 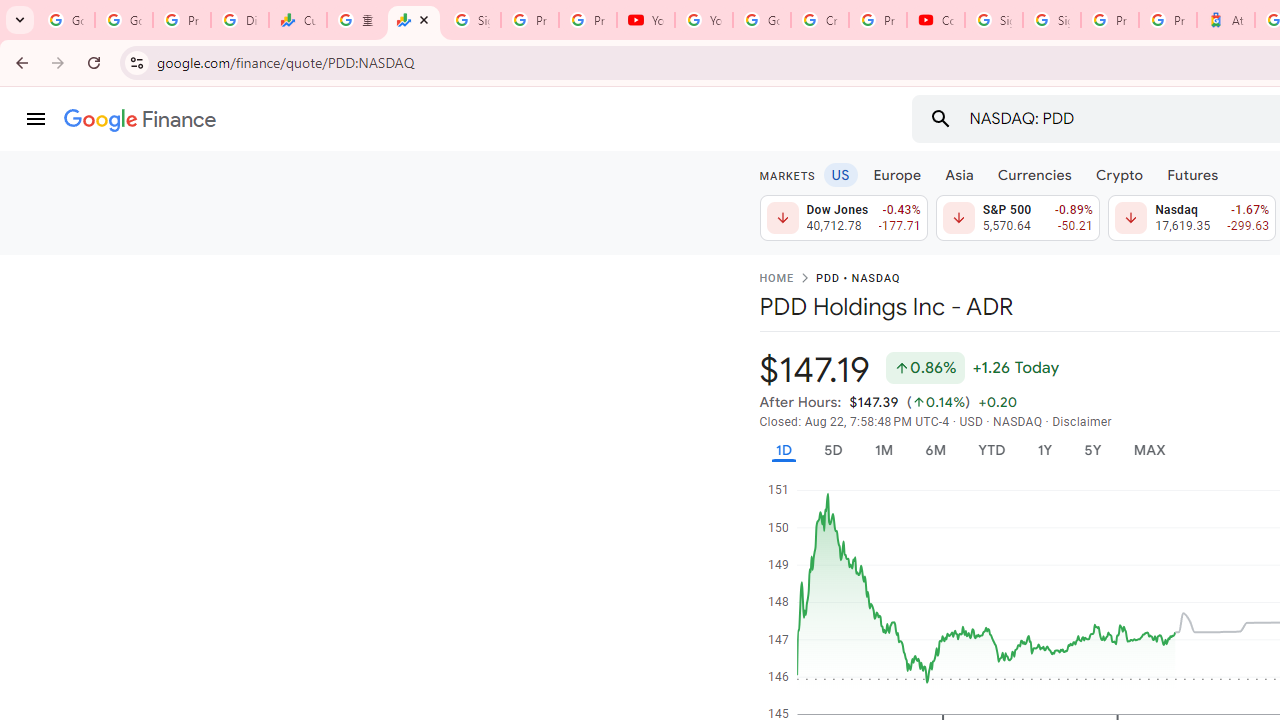 I want to click on 'Crypto', so click(x=1118, y=173).